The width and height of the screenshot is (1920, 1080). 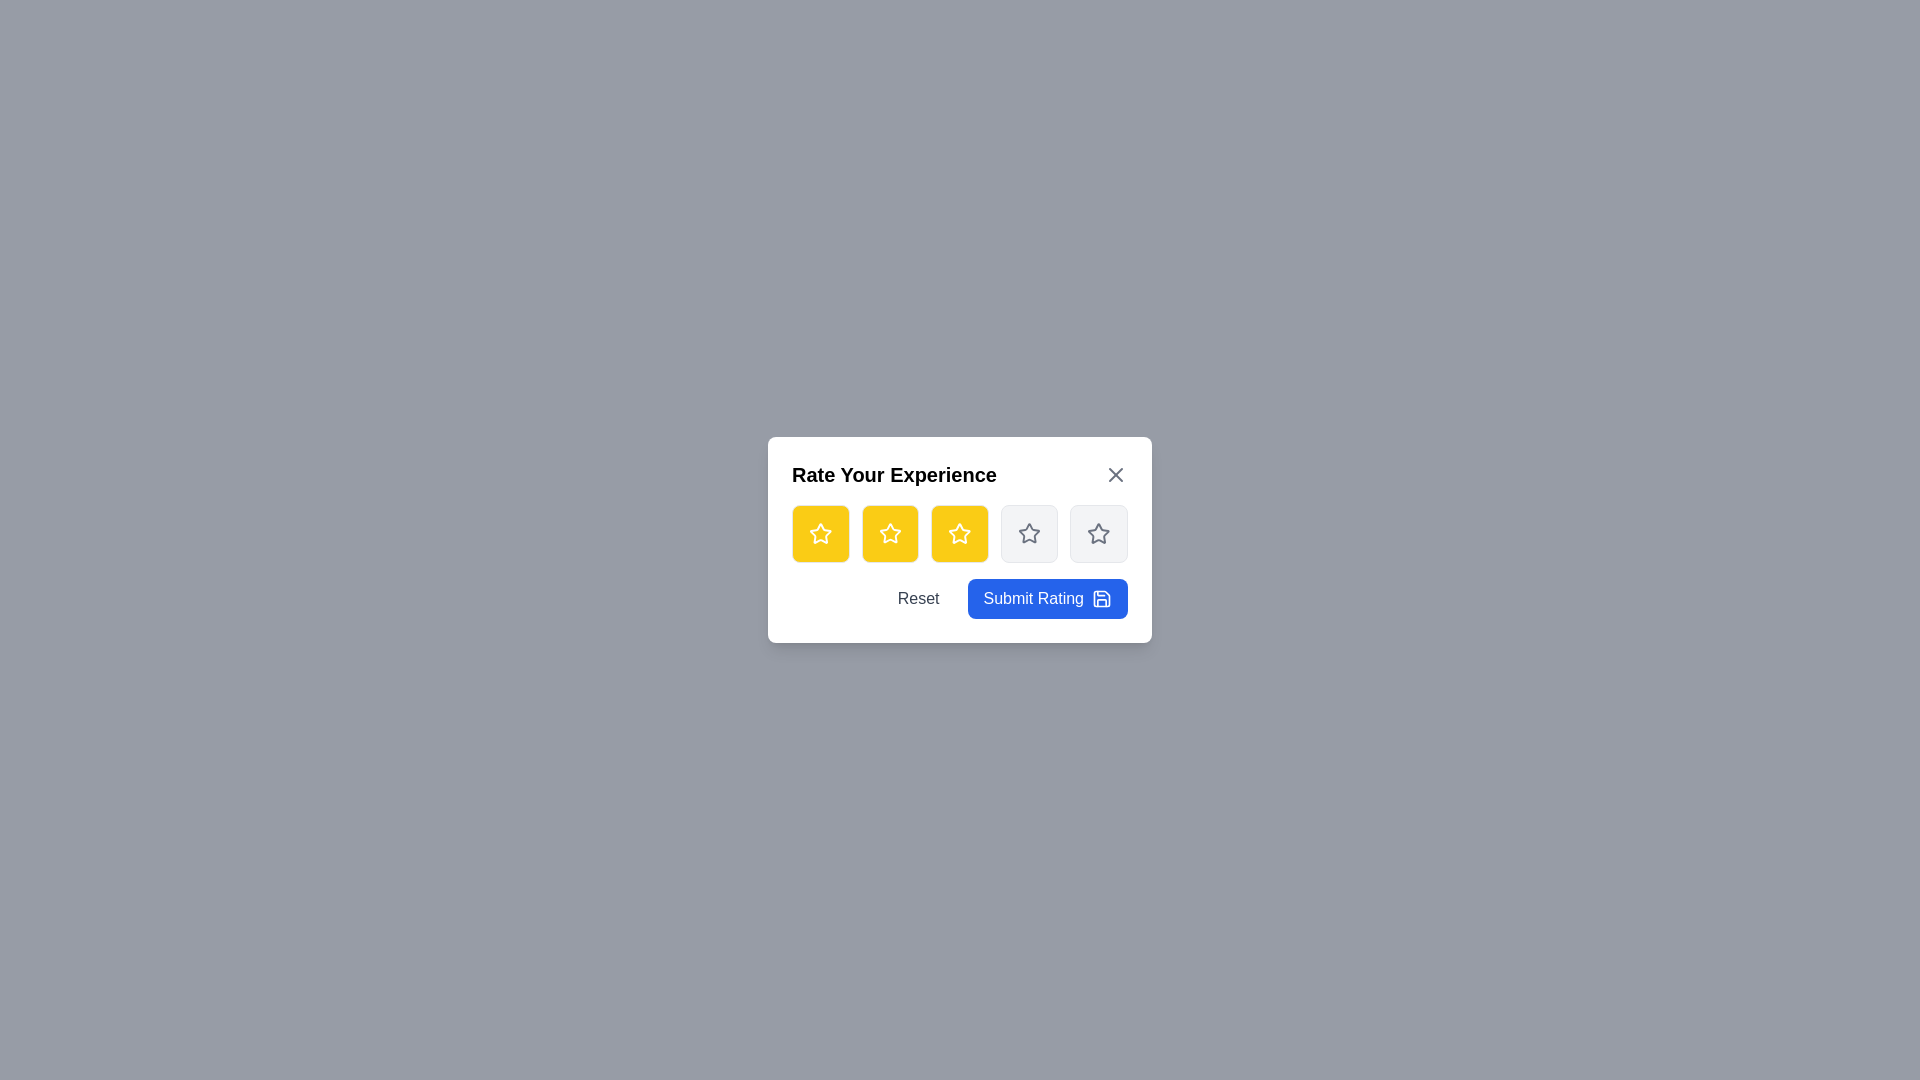 What do you see at coordinates (917, 597) in the screenshot?
I see `'Reset' button to reset the rating to zero` at bounding box center [917, 597].